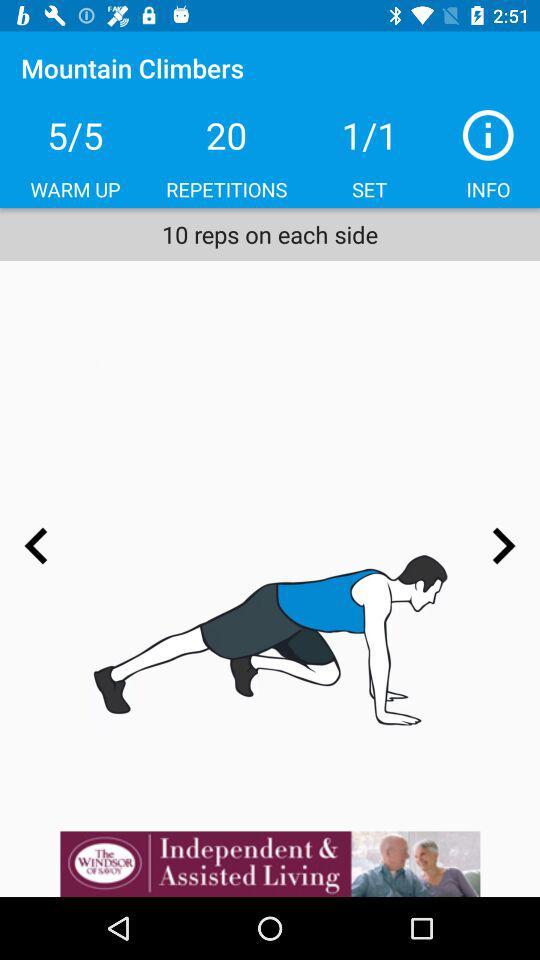 The width and height of the screenshot is (540, 960). What do you see at coordinates (502, 546) in the screenshot?
I see `next` at bounding box center [502, 546].